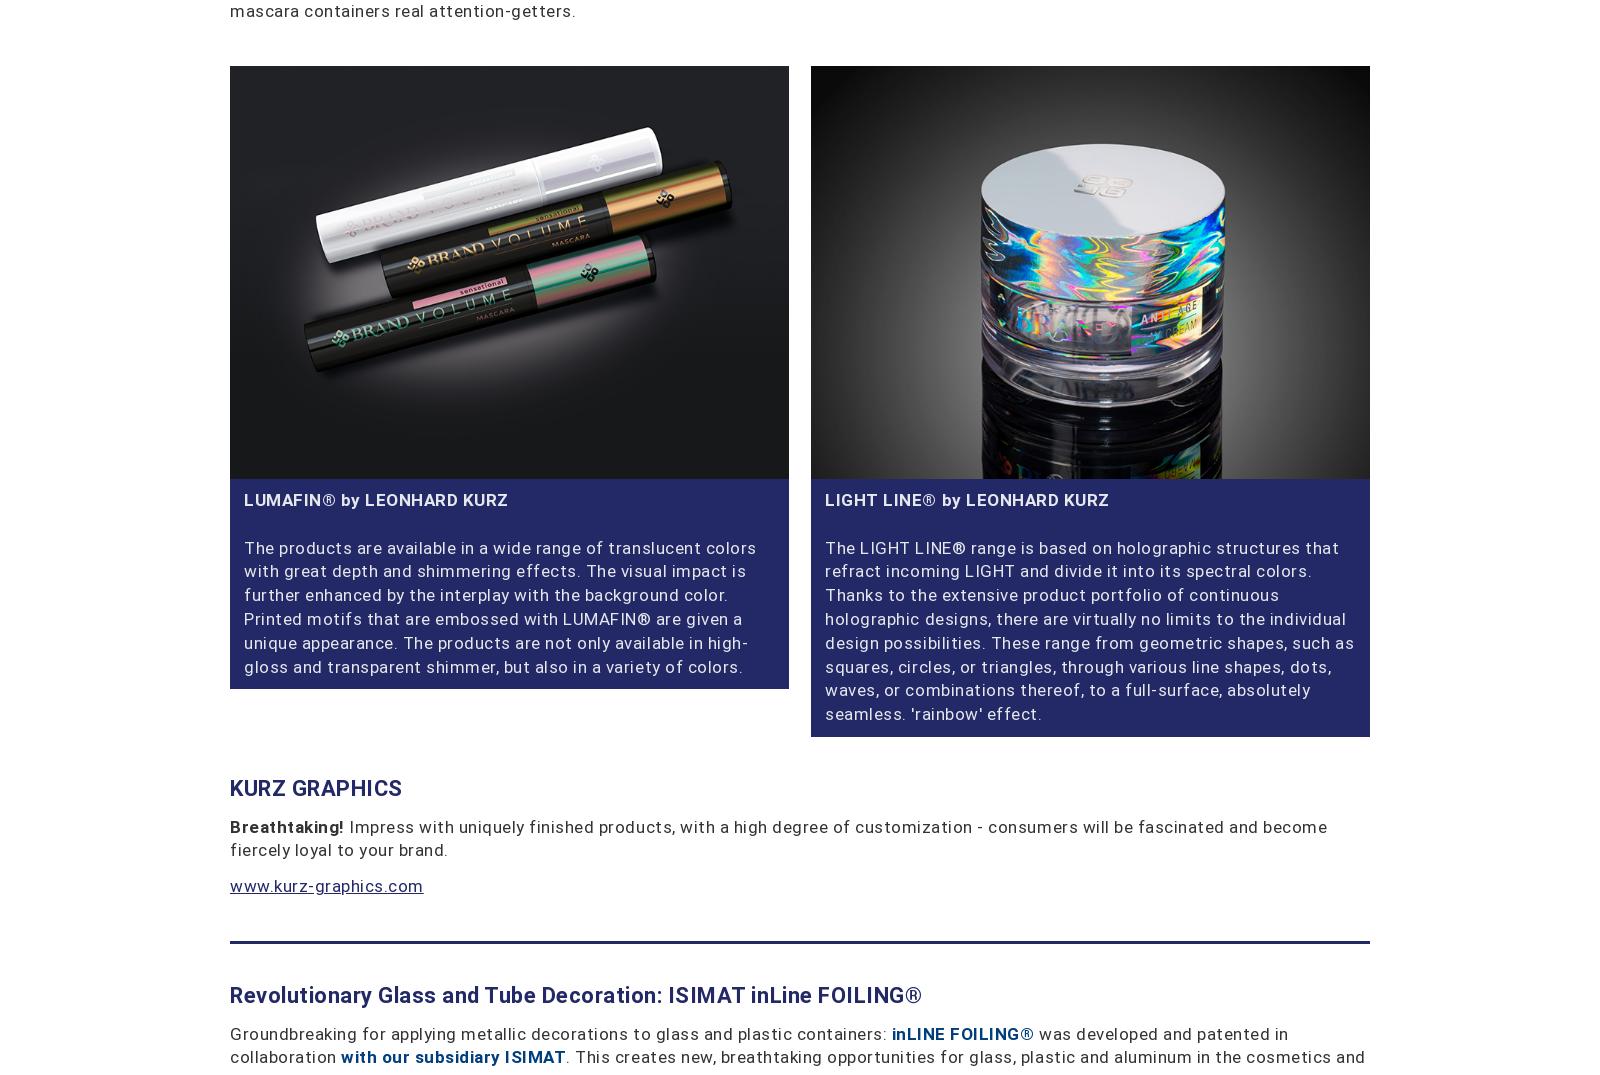 Image resolution: width=1600 pixels, height=1075 pixels. I want to click on 'Revolutionary Glass and Tube Decoration: ISIMAT inLine FOILING®', so click(575, 993).